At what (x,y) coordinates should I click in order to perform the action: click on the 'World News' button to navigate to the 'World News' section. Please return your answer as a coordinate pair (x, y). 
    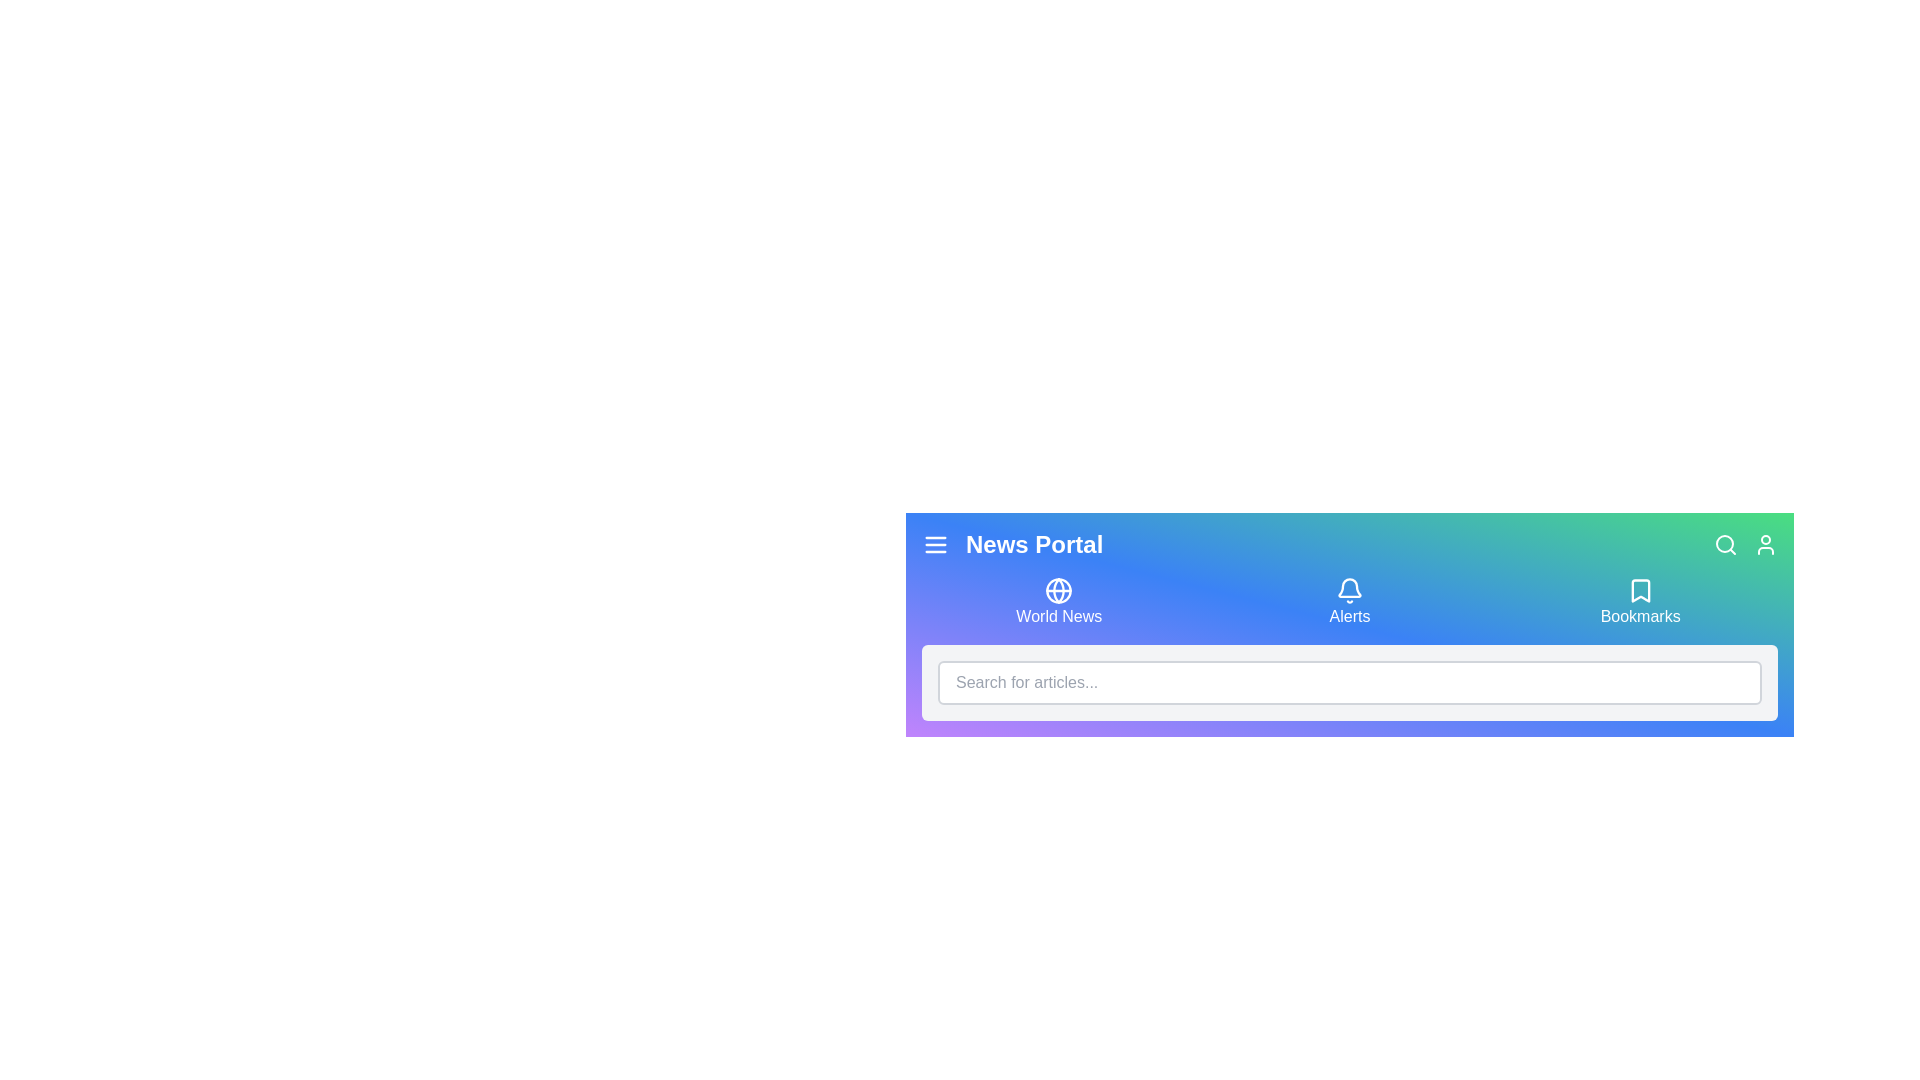
    Looking at the image, I should click on (1058, 601).